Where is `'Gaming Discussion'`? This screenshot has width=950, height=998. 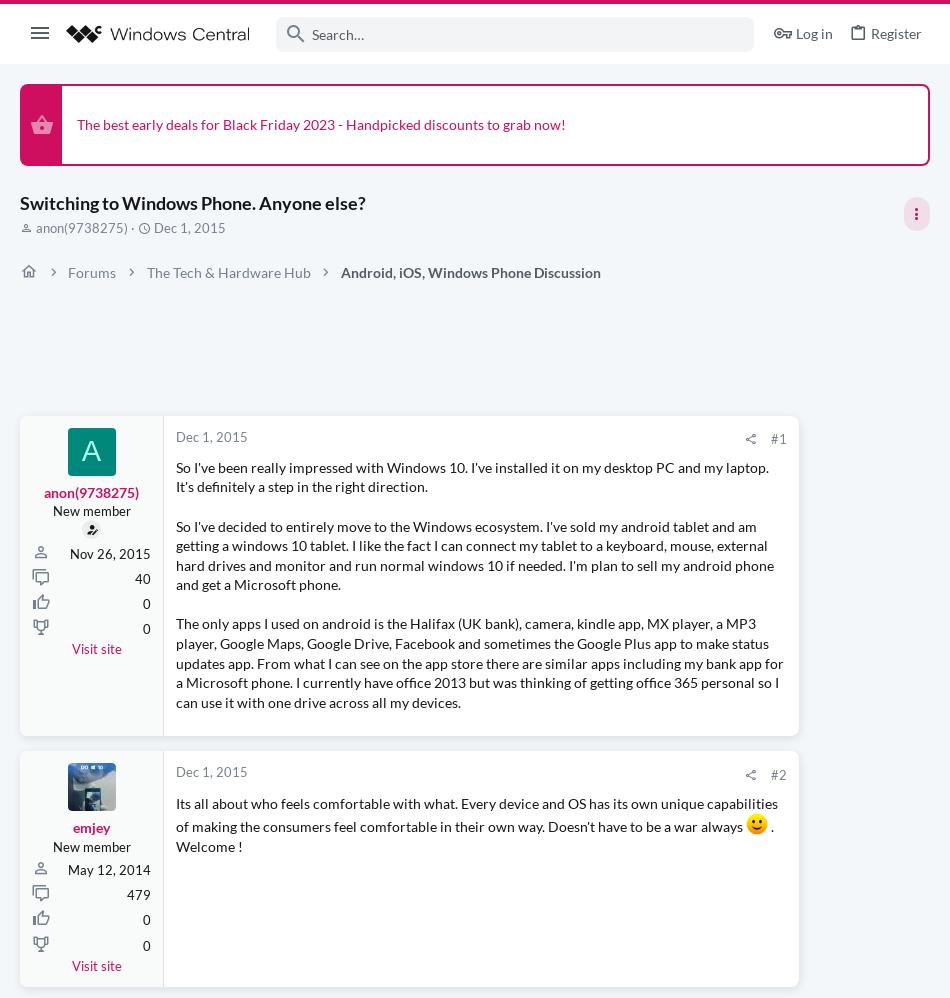
'Gaming Discussion' is located at coordinates (719, 524).